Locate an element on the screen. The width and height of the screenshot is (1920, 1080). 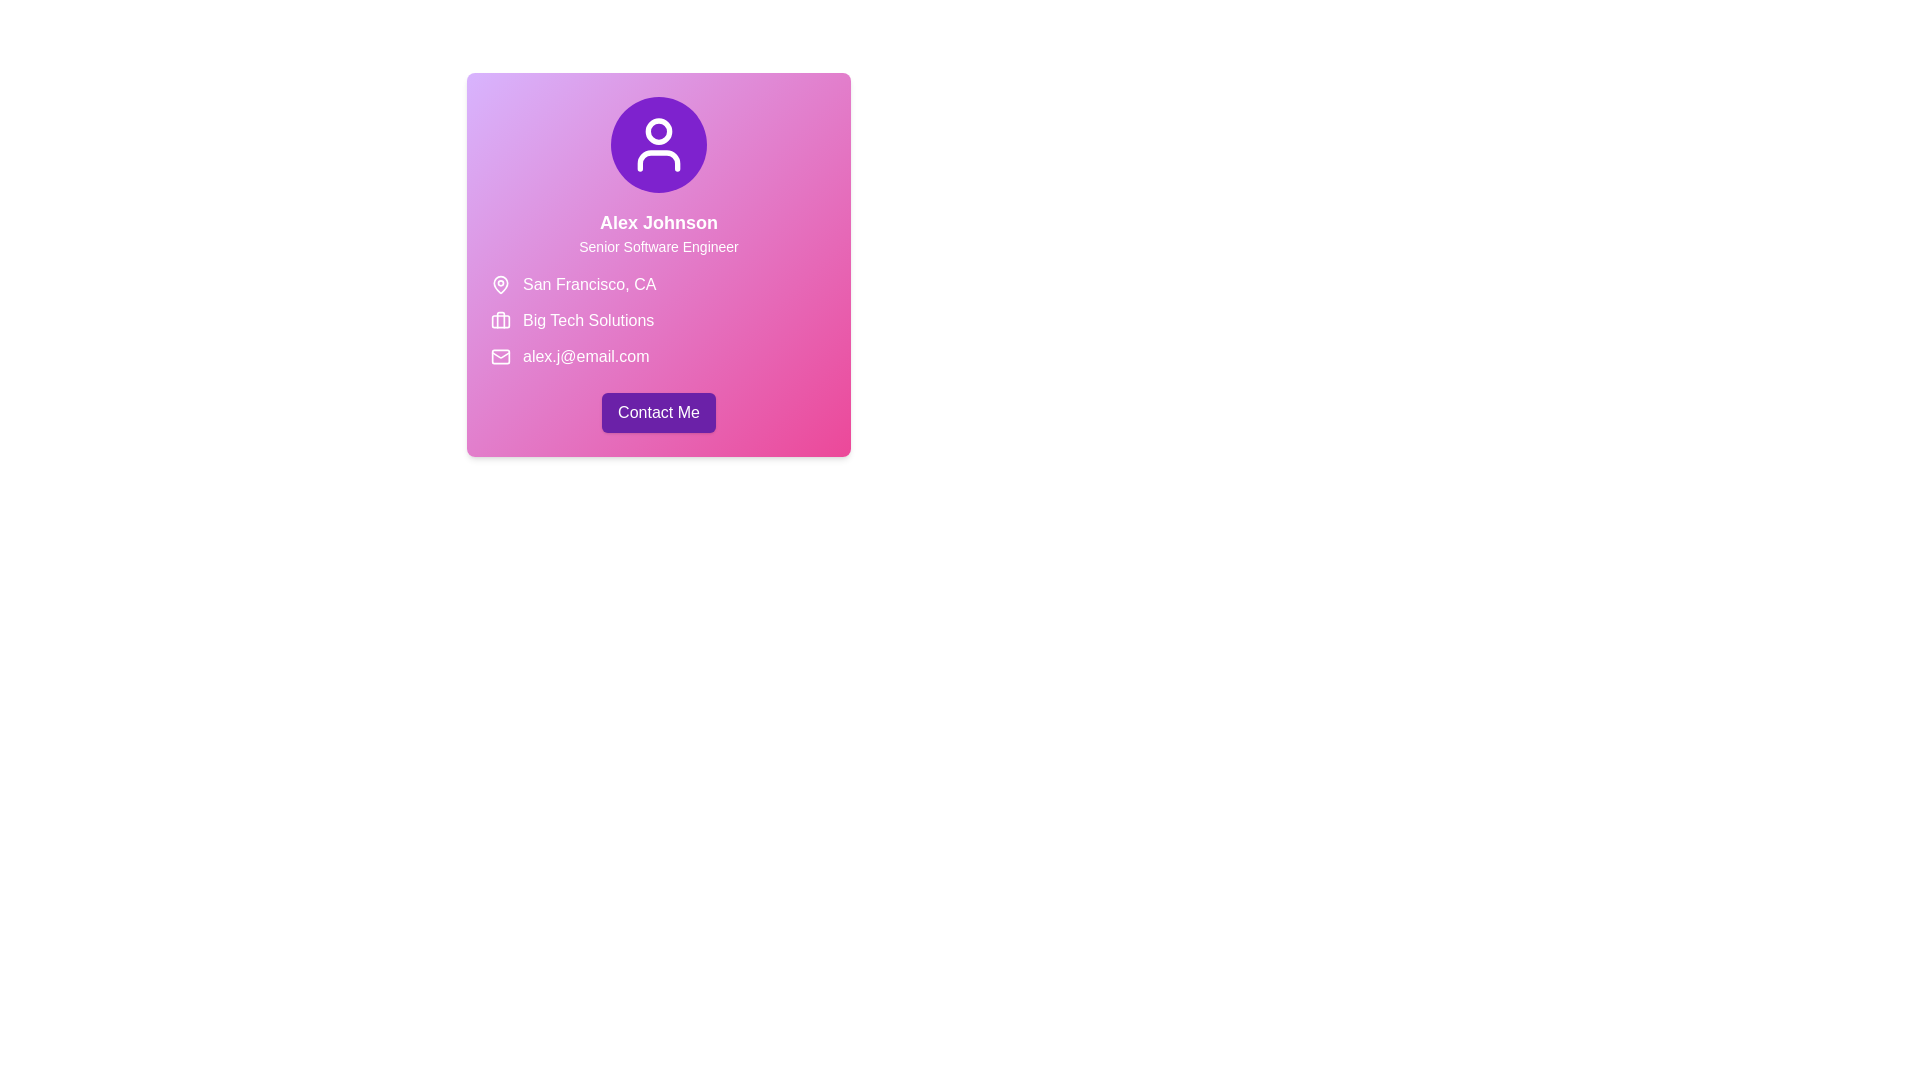
the user profile icon located at the top-center of the profile card layout, above the user name and role text is located at coordinates (658, 144).